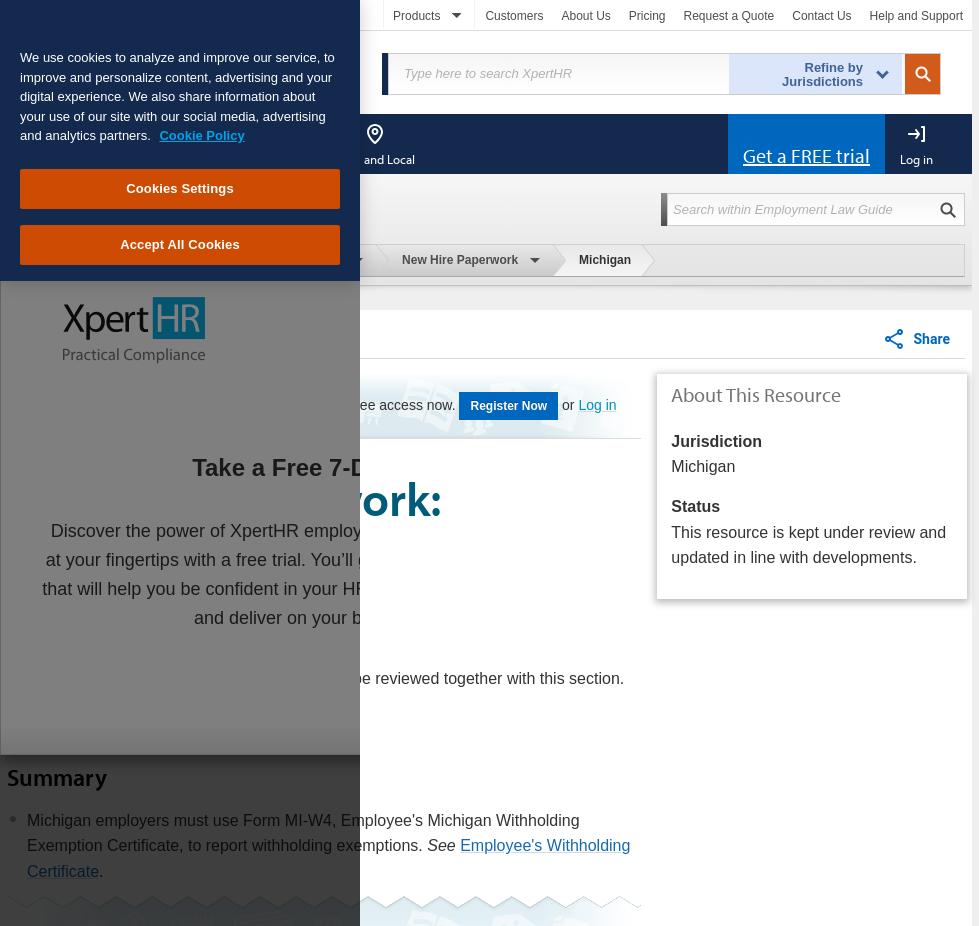 The height and width of the screenshot is (926, 979). Describe the element at coordinates (98, 870) in the screenshot. I see `'.'` at that location.